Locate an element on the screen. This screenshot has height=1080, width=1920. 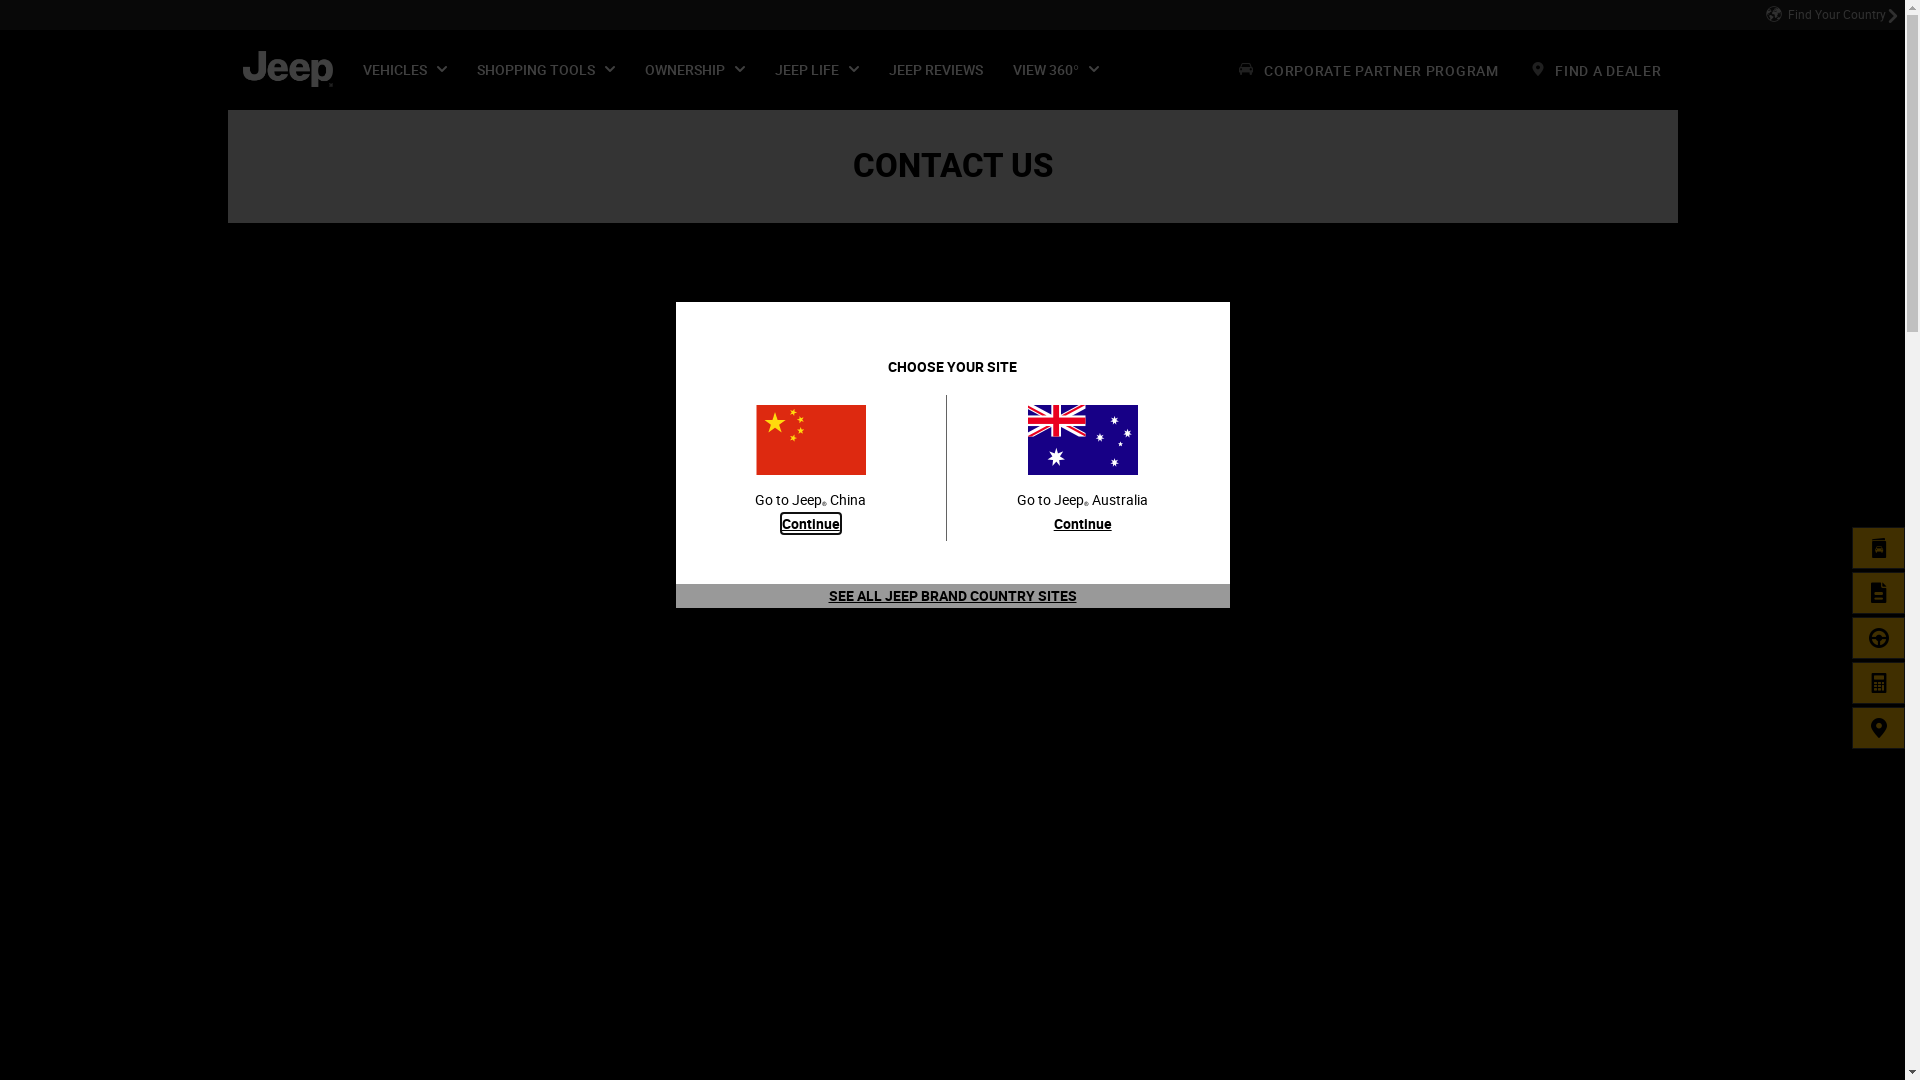
'Find Your Country is located at coordinates (1765, 15).